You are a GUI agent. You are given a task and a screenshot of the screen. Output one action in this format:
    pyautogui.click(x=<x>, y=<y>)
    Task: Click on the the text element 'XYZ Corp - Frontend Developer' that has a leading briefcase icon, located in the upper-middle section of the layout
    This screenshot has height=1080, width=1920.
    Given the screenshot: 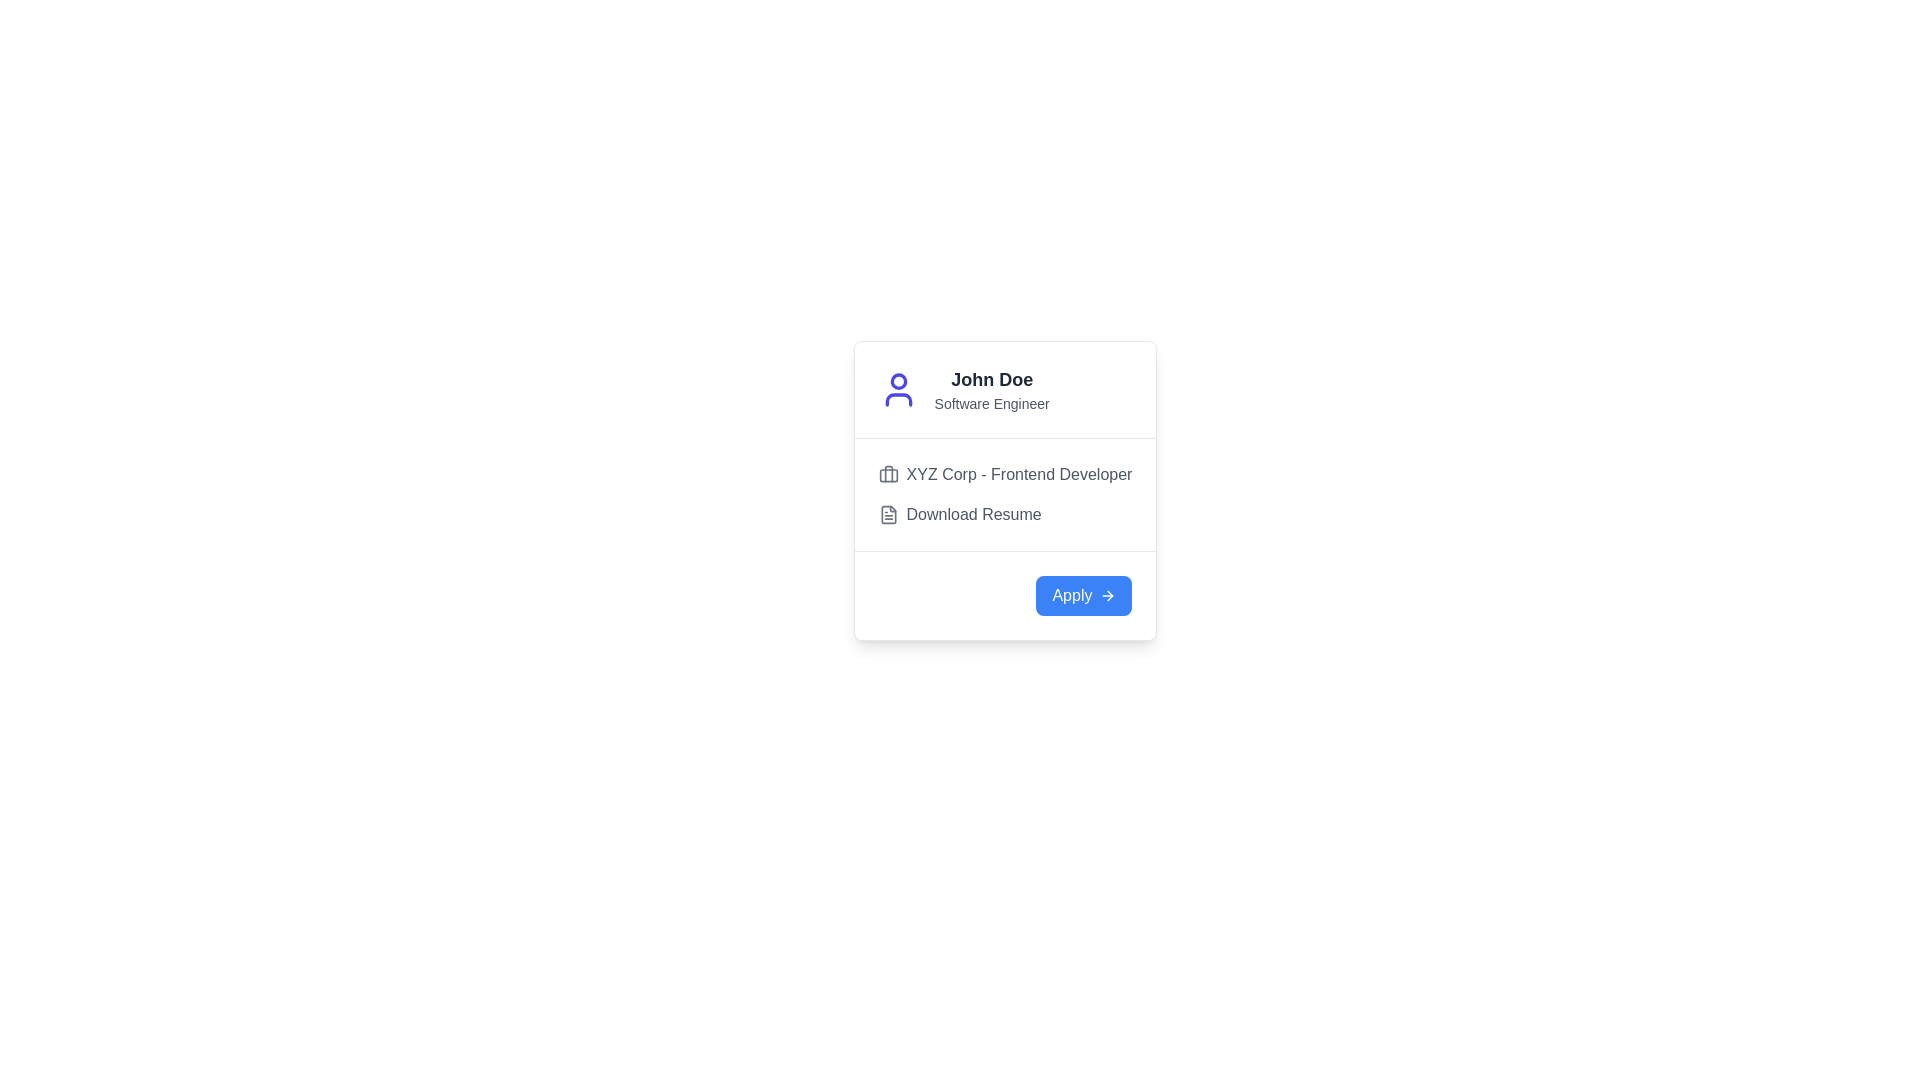 What is the action you would take?
    pyautogui.click(x=1005, y=474)
    